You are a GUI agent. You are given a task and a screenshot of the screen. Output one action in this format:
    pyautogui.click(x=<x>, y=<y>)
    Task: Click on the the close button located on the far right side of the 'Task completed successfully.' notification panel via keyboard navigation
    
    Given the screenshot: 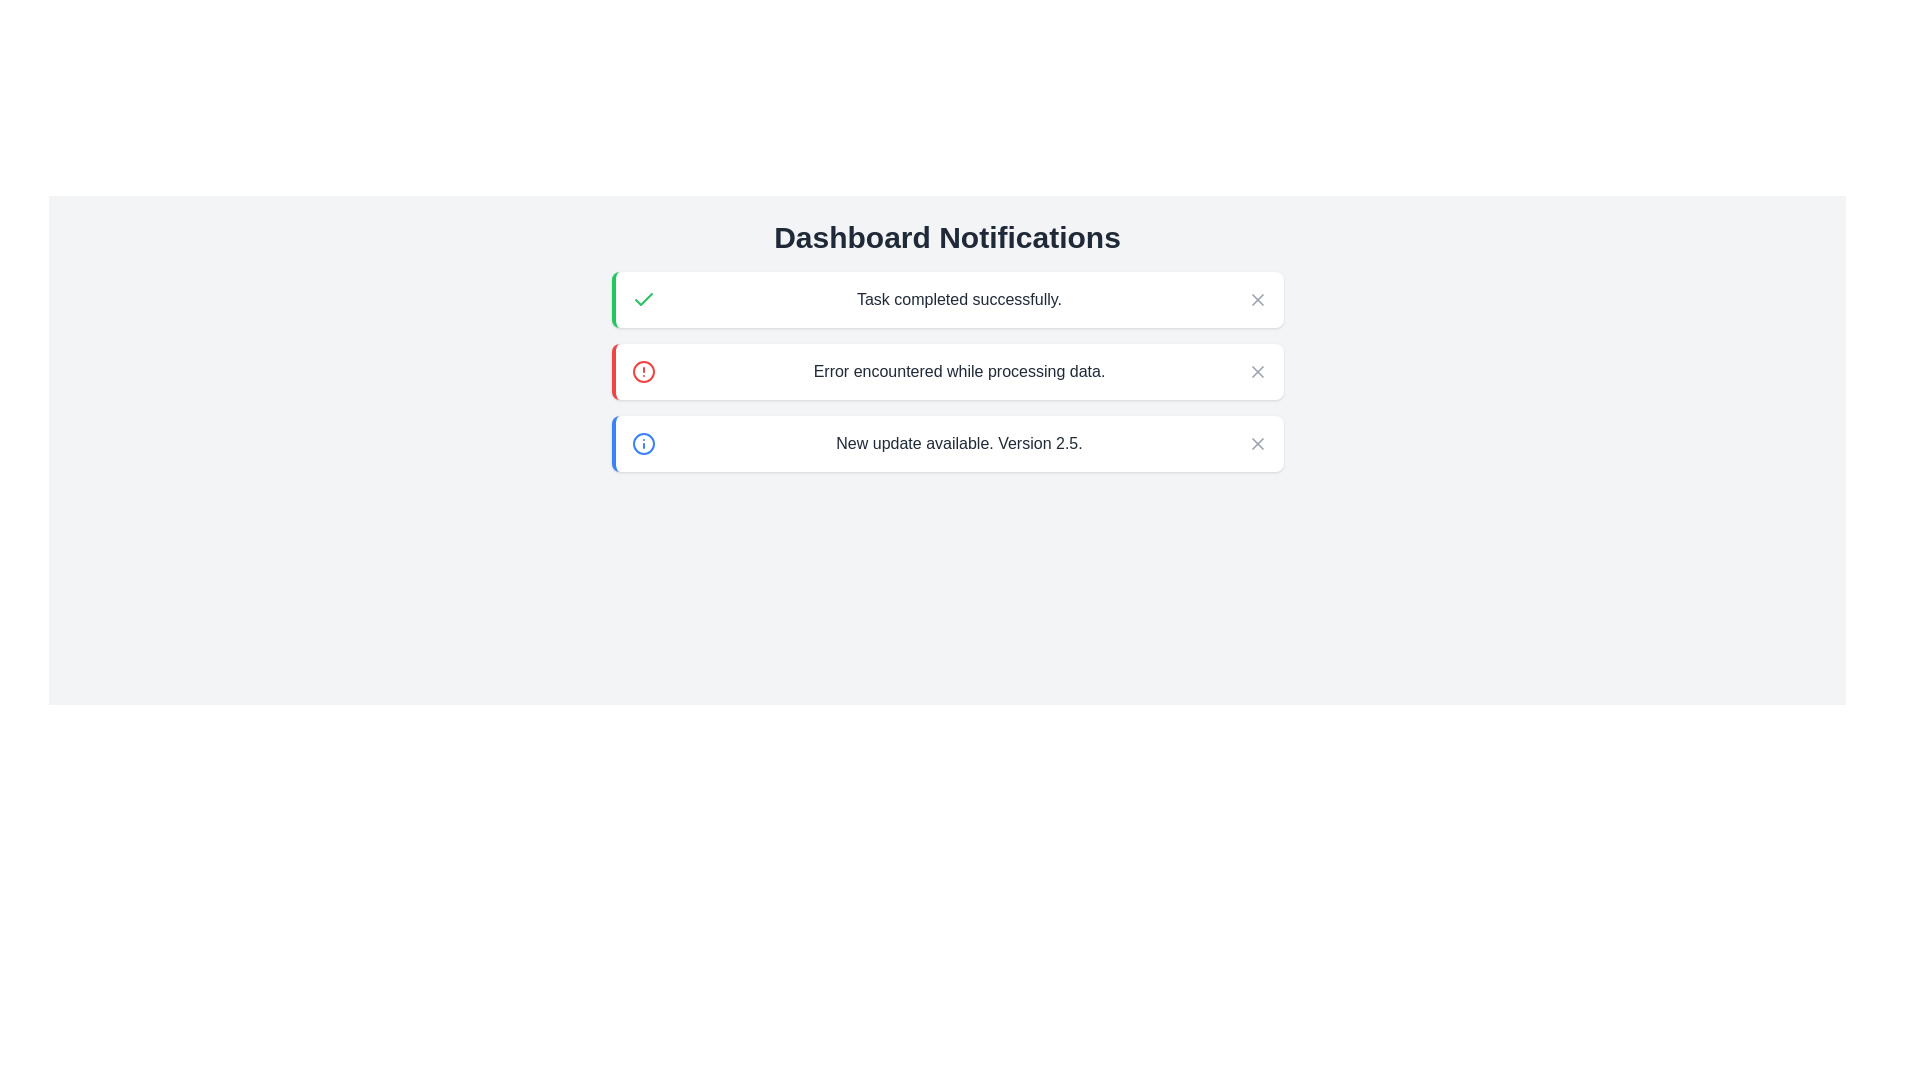 What is the action you would take?
    pyautogui.click(x=1256, y=300)
    